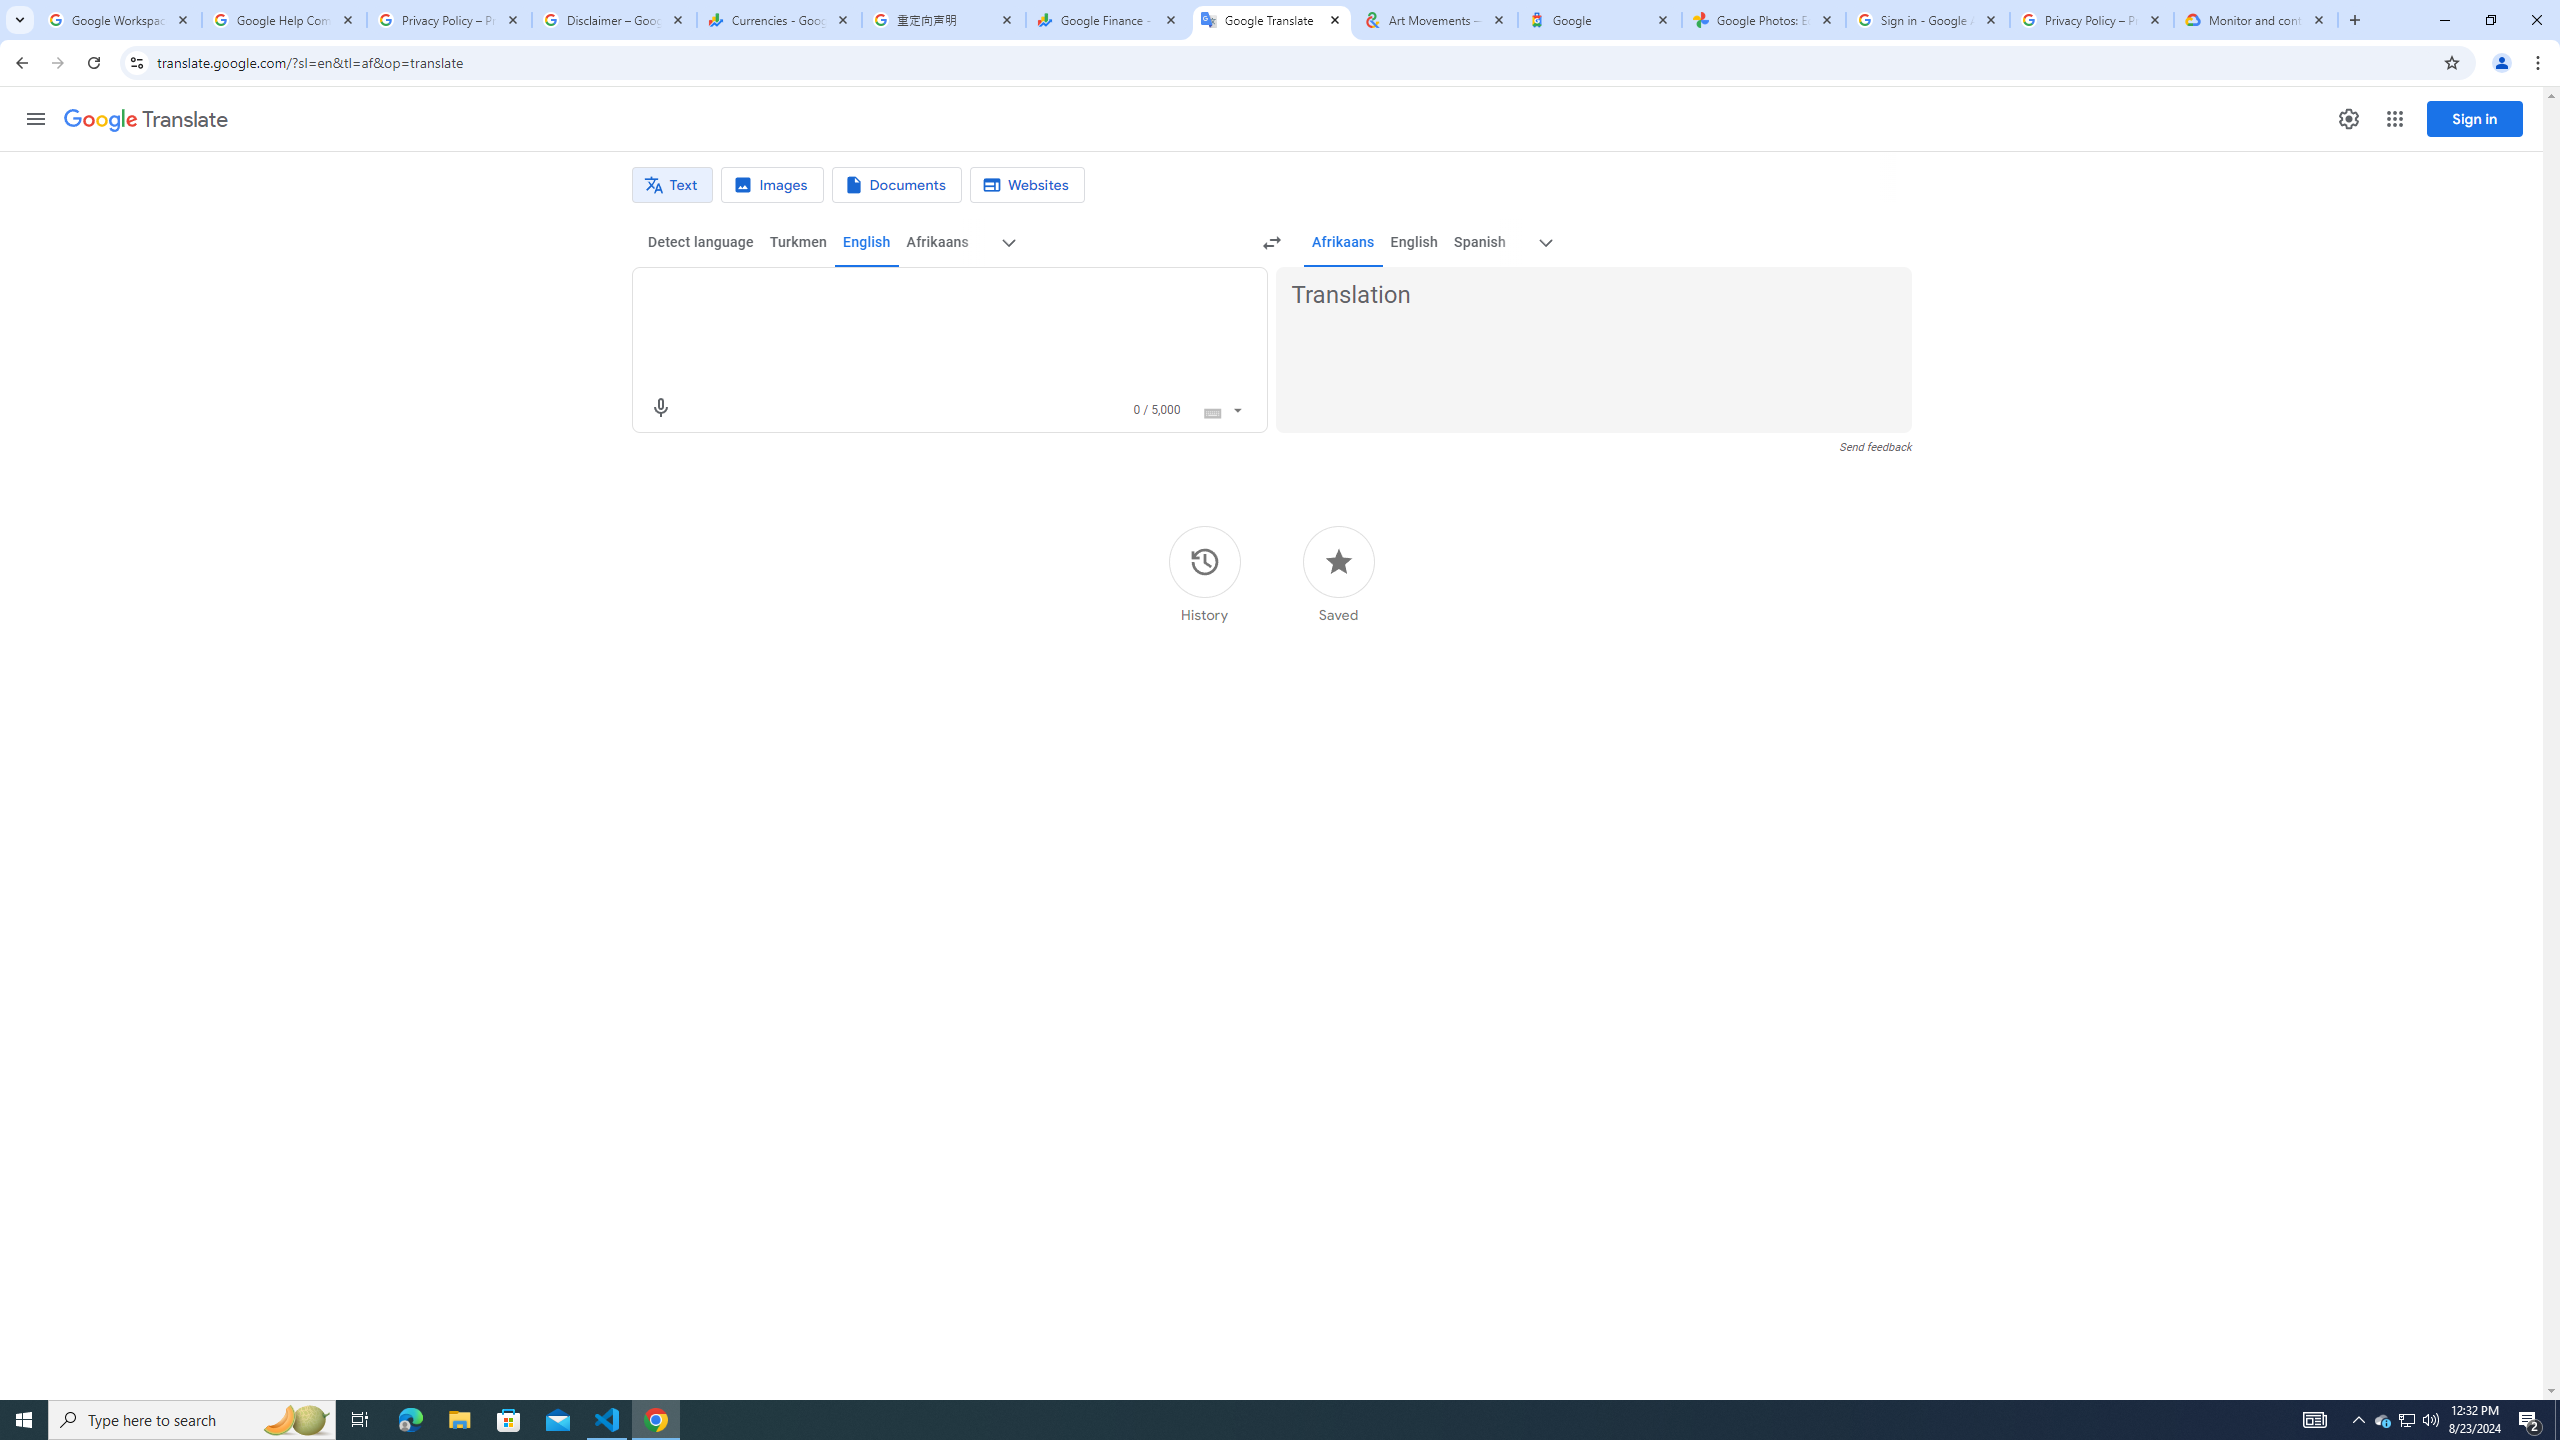 This screenshot has width=2560, height=1440. Describe the element at coordinates (1236, 407) in the screenshot. I see `'Show the Input Tools menu'` at that location.